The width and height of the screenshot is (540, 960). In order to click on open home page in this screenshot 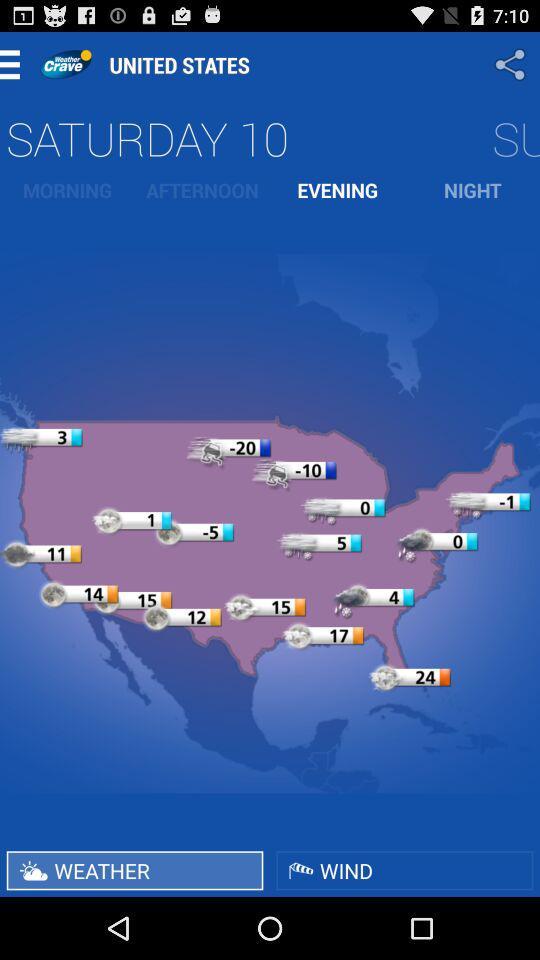, I will do `click(65, 64)`.